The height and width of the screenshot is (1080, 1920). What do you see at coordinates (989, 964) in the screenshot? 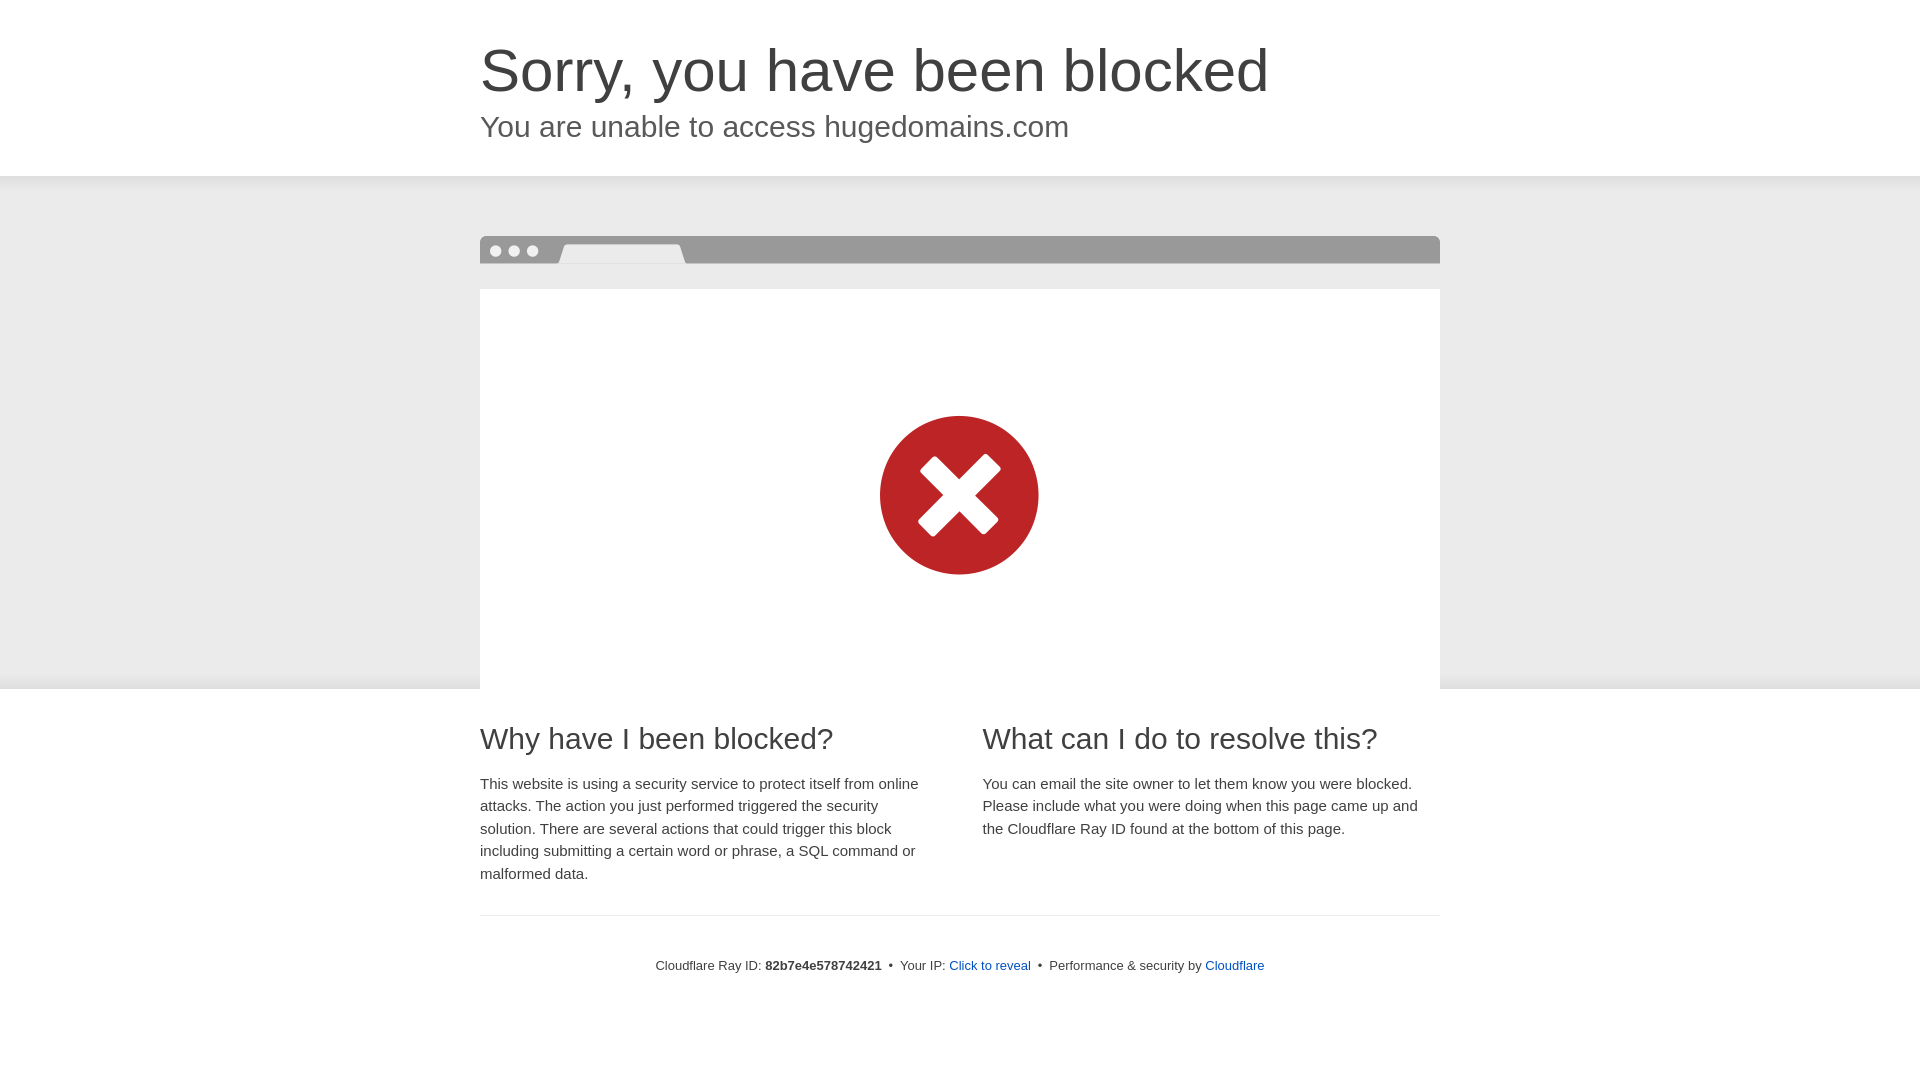
I see `'Click to reveal'` at bounding box center [989, 964].